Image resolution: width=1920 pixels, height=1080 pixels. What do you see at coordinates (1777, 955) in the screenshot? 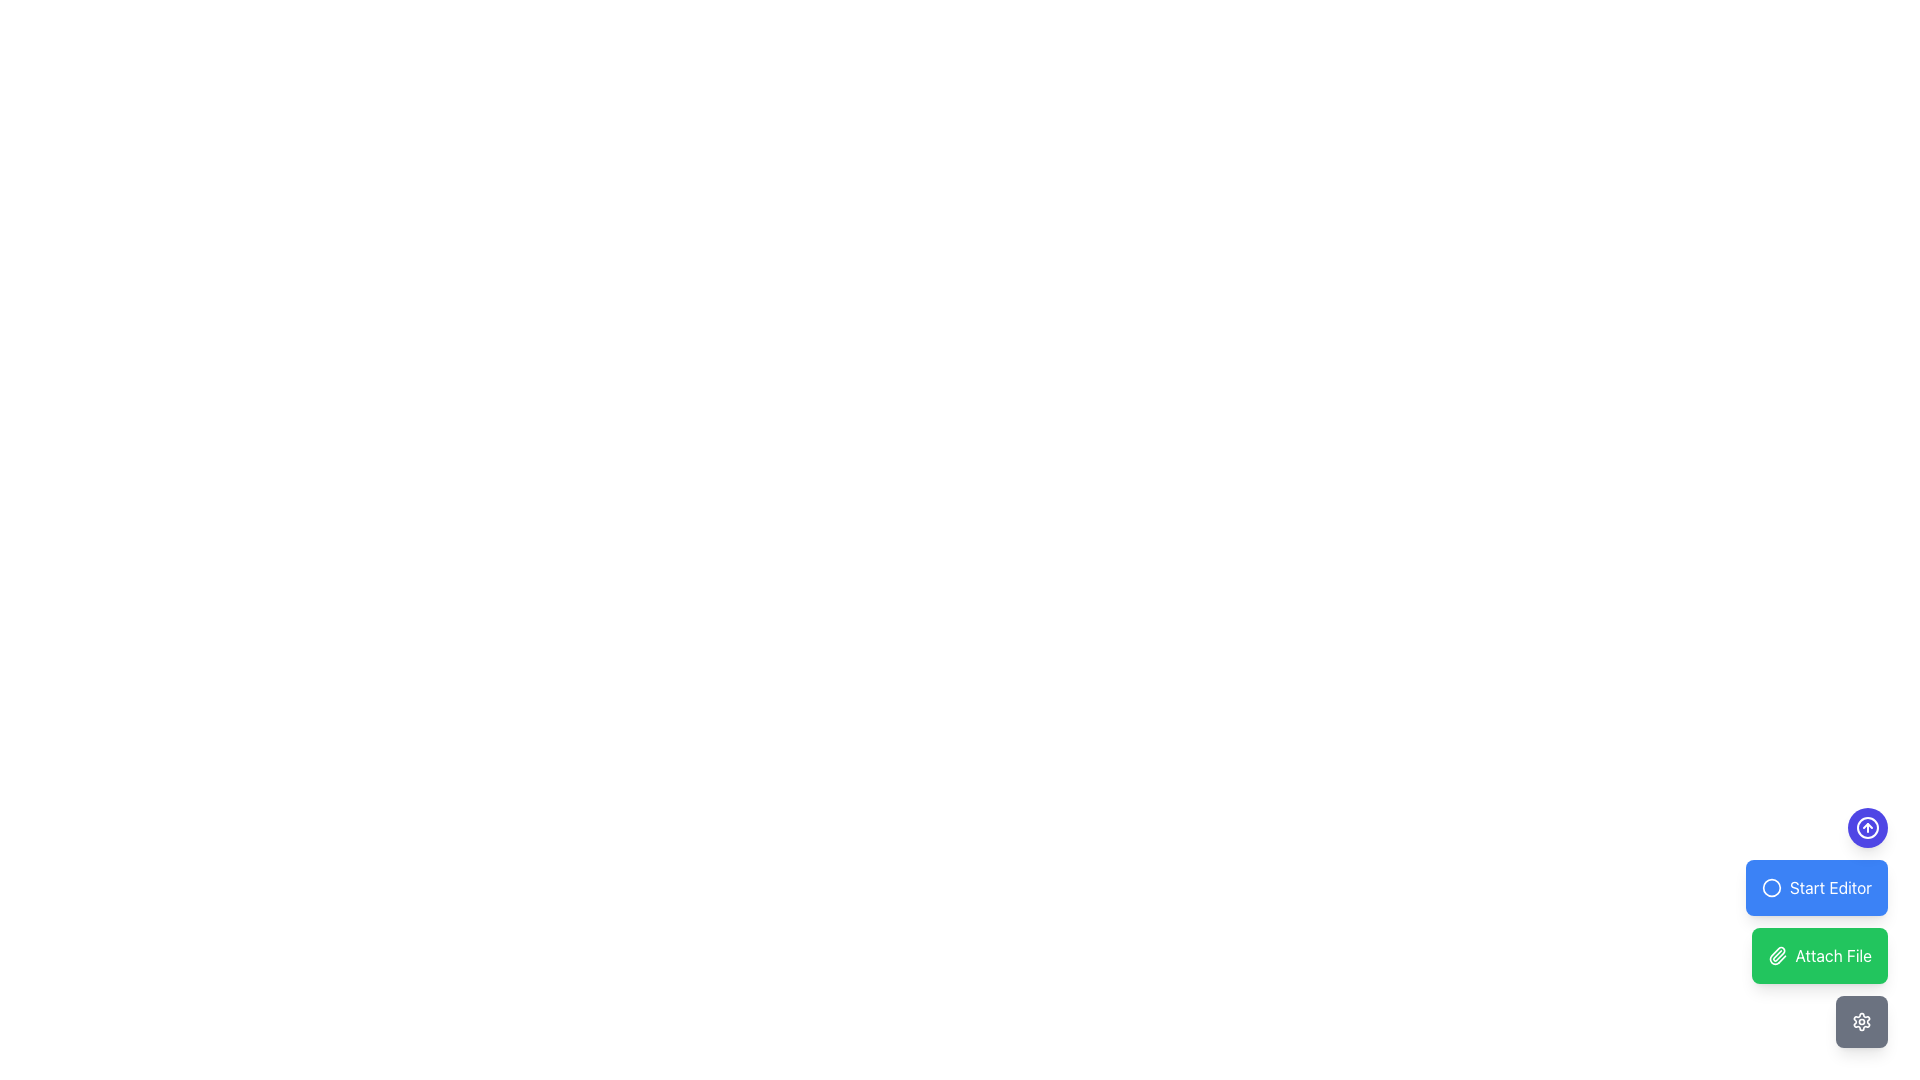
I see `the 'Attach File' button, which contains a paperclip icon on a green background` at bounding box center [1777, 955].